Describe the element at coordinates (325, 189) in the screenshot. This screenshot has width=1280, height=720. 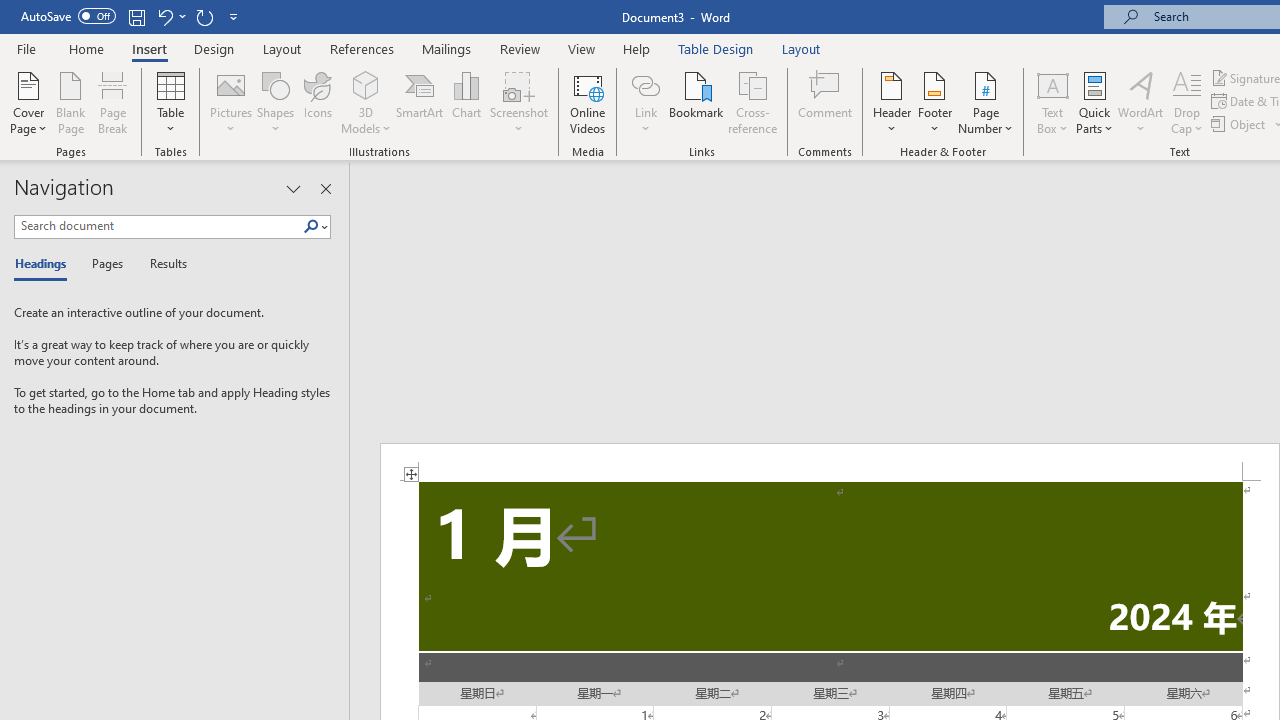
I see `'Close pane'` at that location.